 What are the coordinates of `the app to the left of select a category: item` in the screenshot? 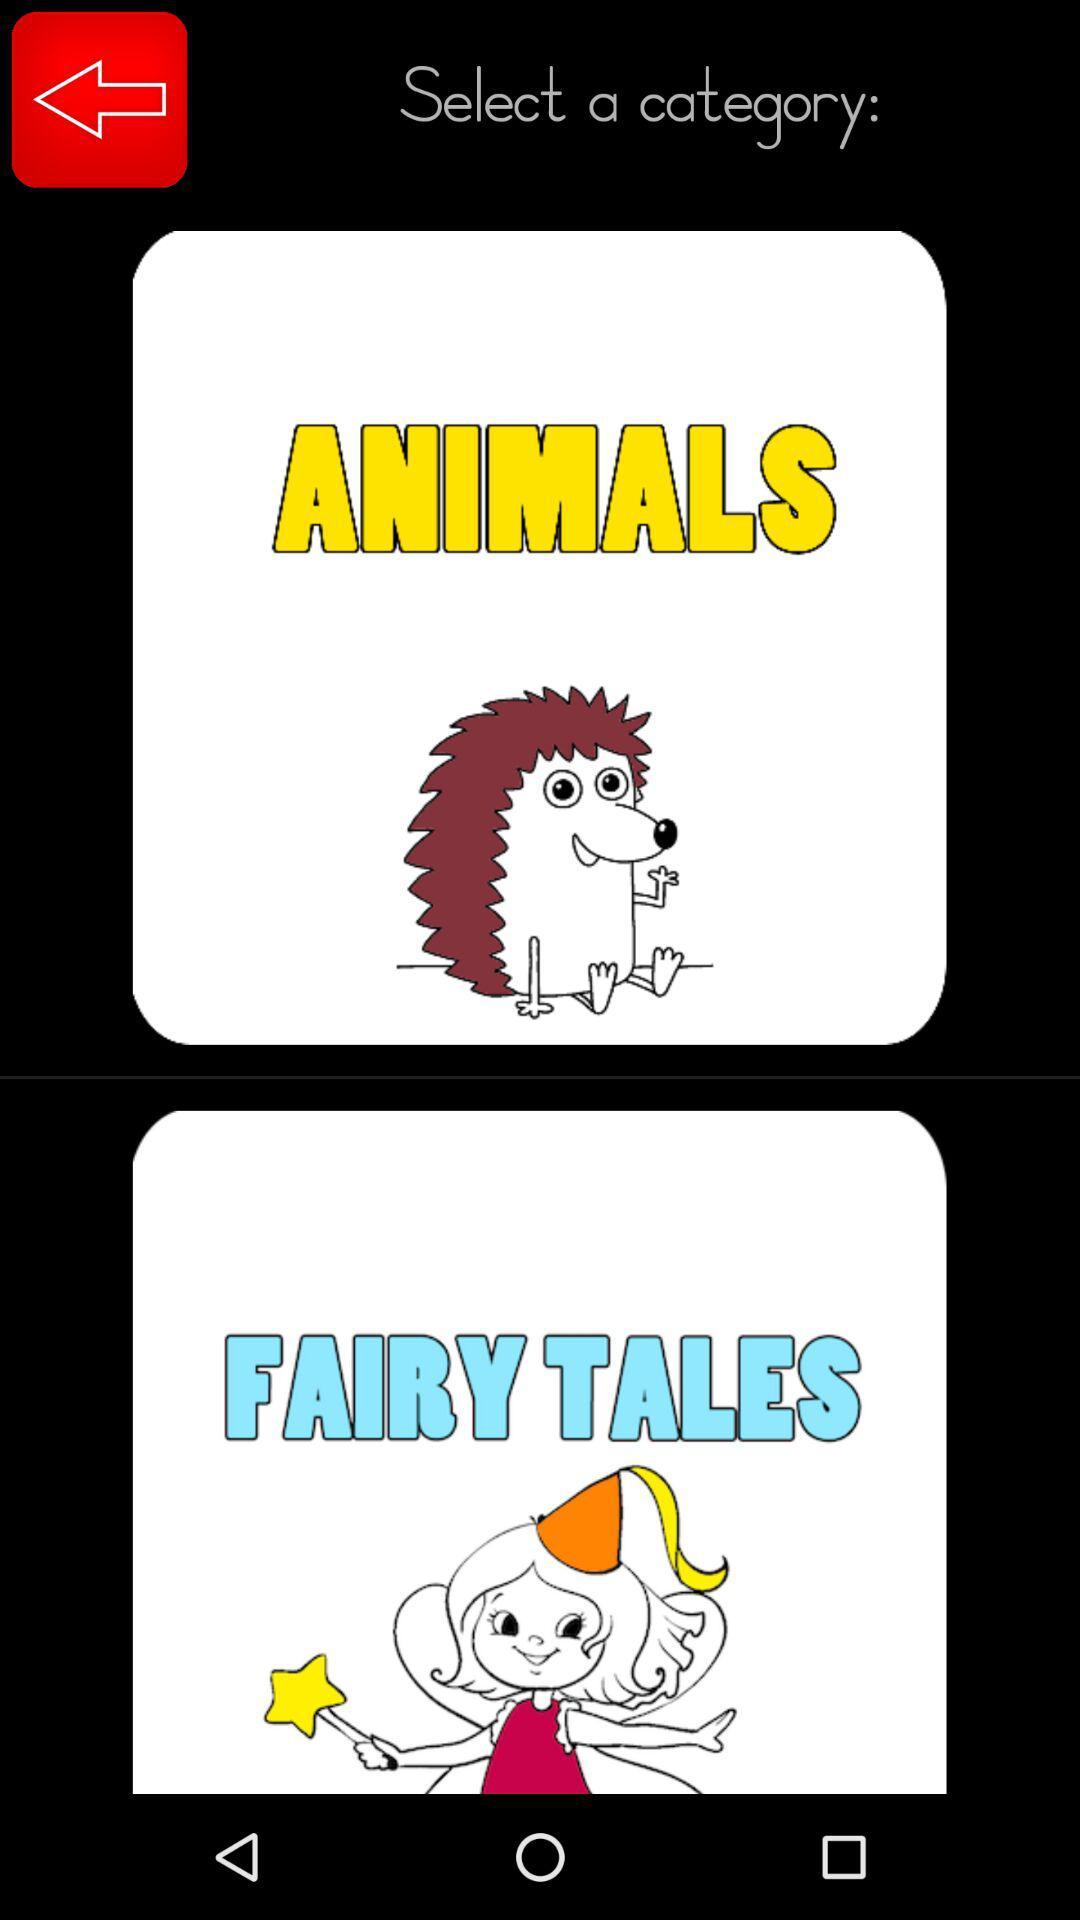 It's located at (99, 98).